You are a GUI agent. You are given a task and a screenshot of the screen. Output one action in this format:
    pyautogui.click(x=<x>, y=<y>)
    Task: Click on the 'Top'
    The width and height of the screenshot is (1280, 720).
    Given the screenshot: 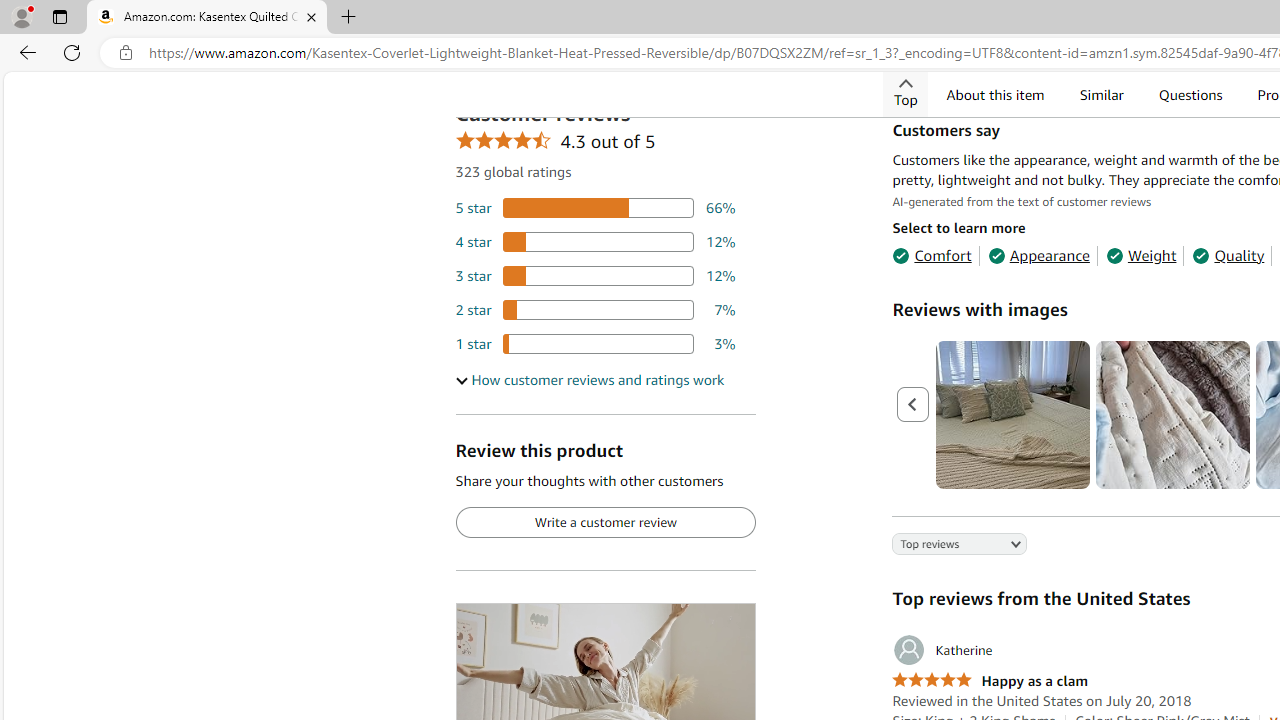 What is the action you would take?
    pyautogui.click(x=905, y=94)
    